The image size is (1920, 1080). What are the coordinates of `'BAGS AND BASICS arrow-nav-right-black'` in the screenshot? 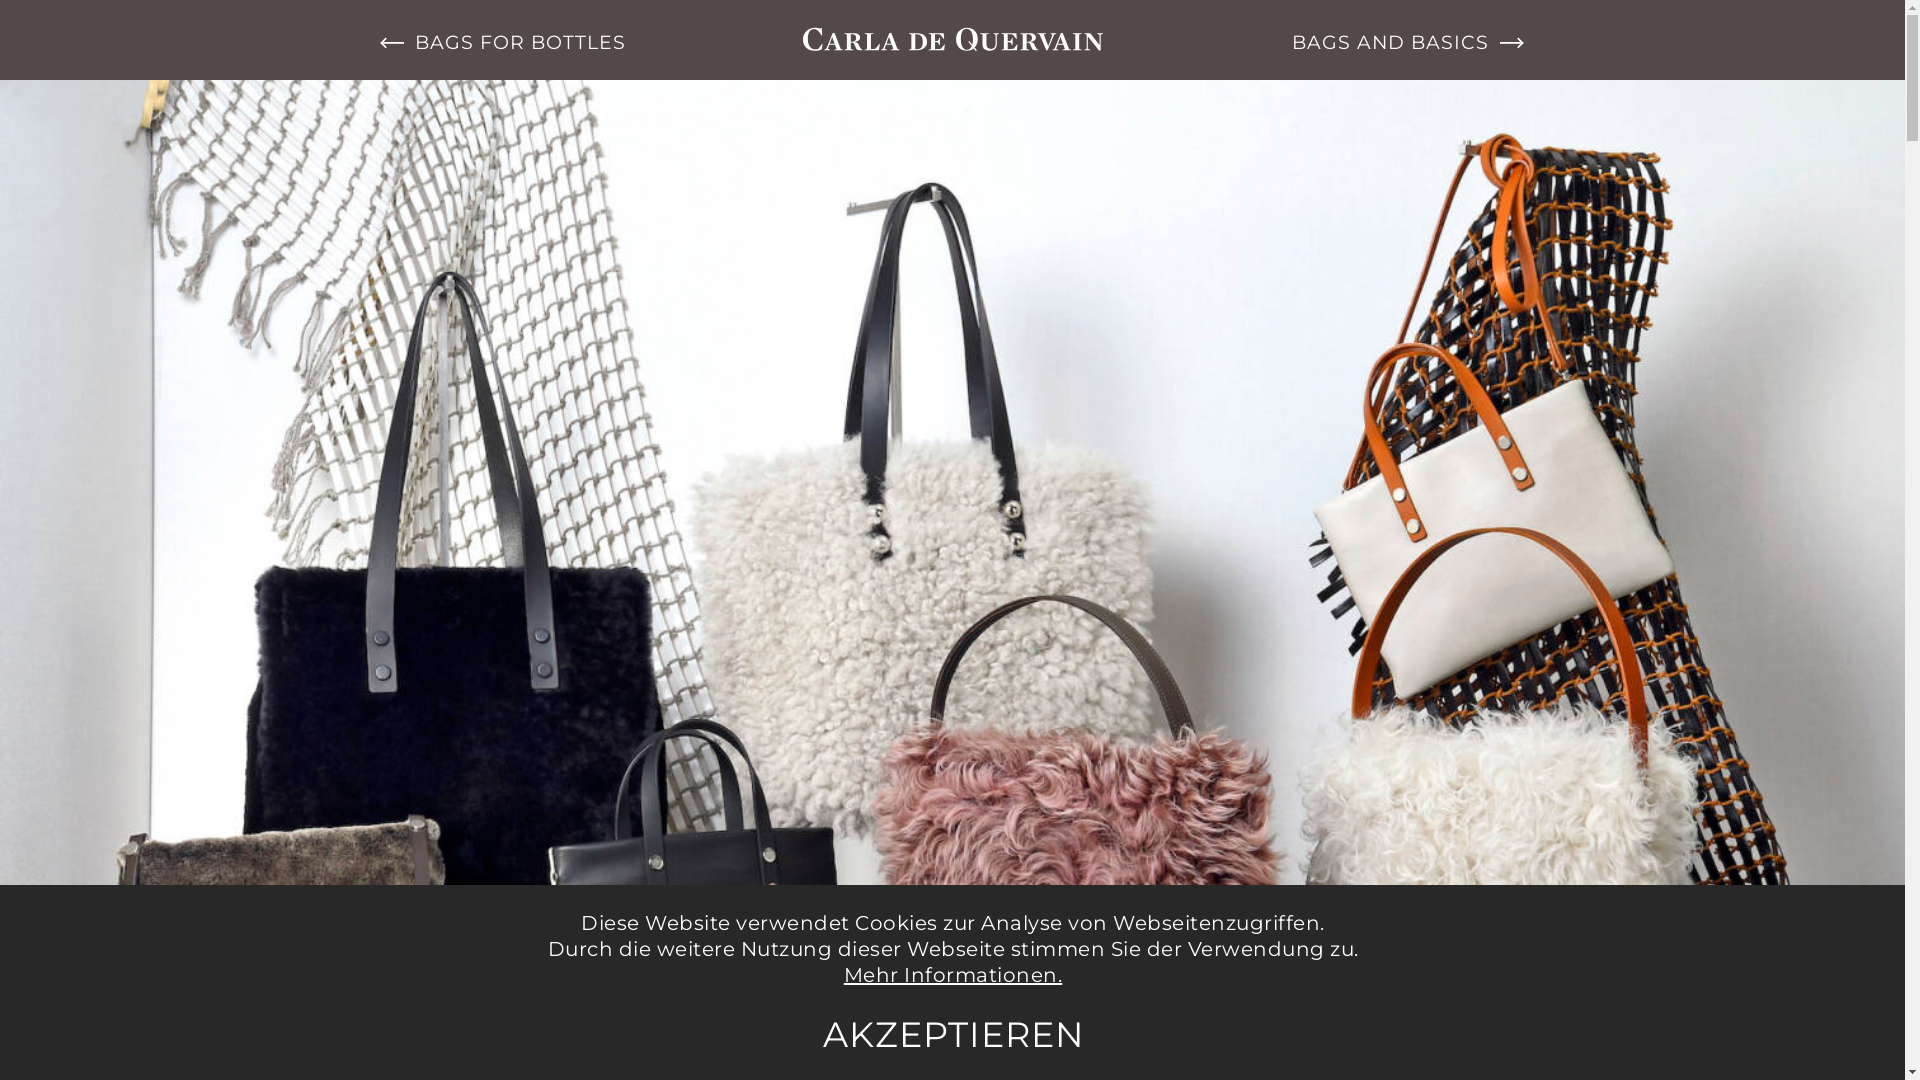 It's located at (1383, 42).